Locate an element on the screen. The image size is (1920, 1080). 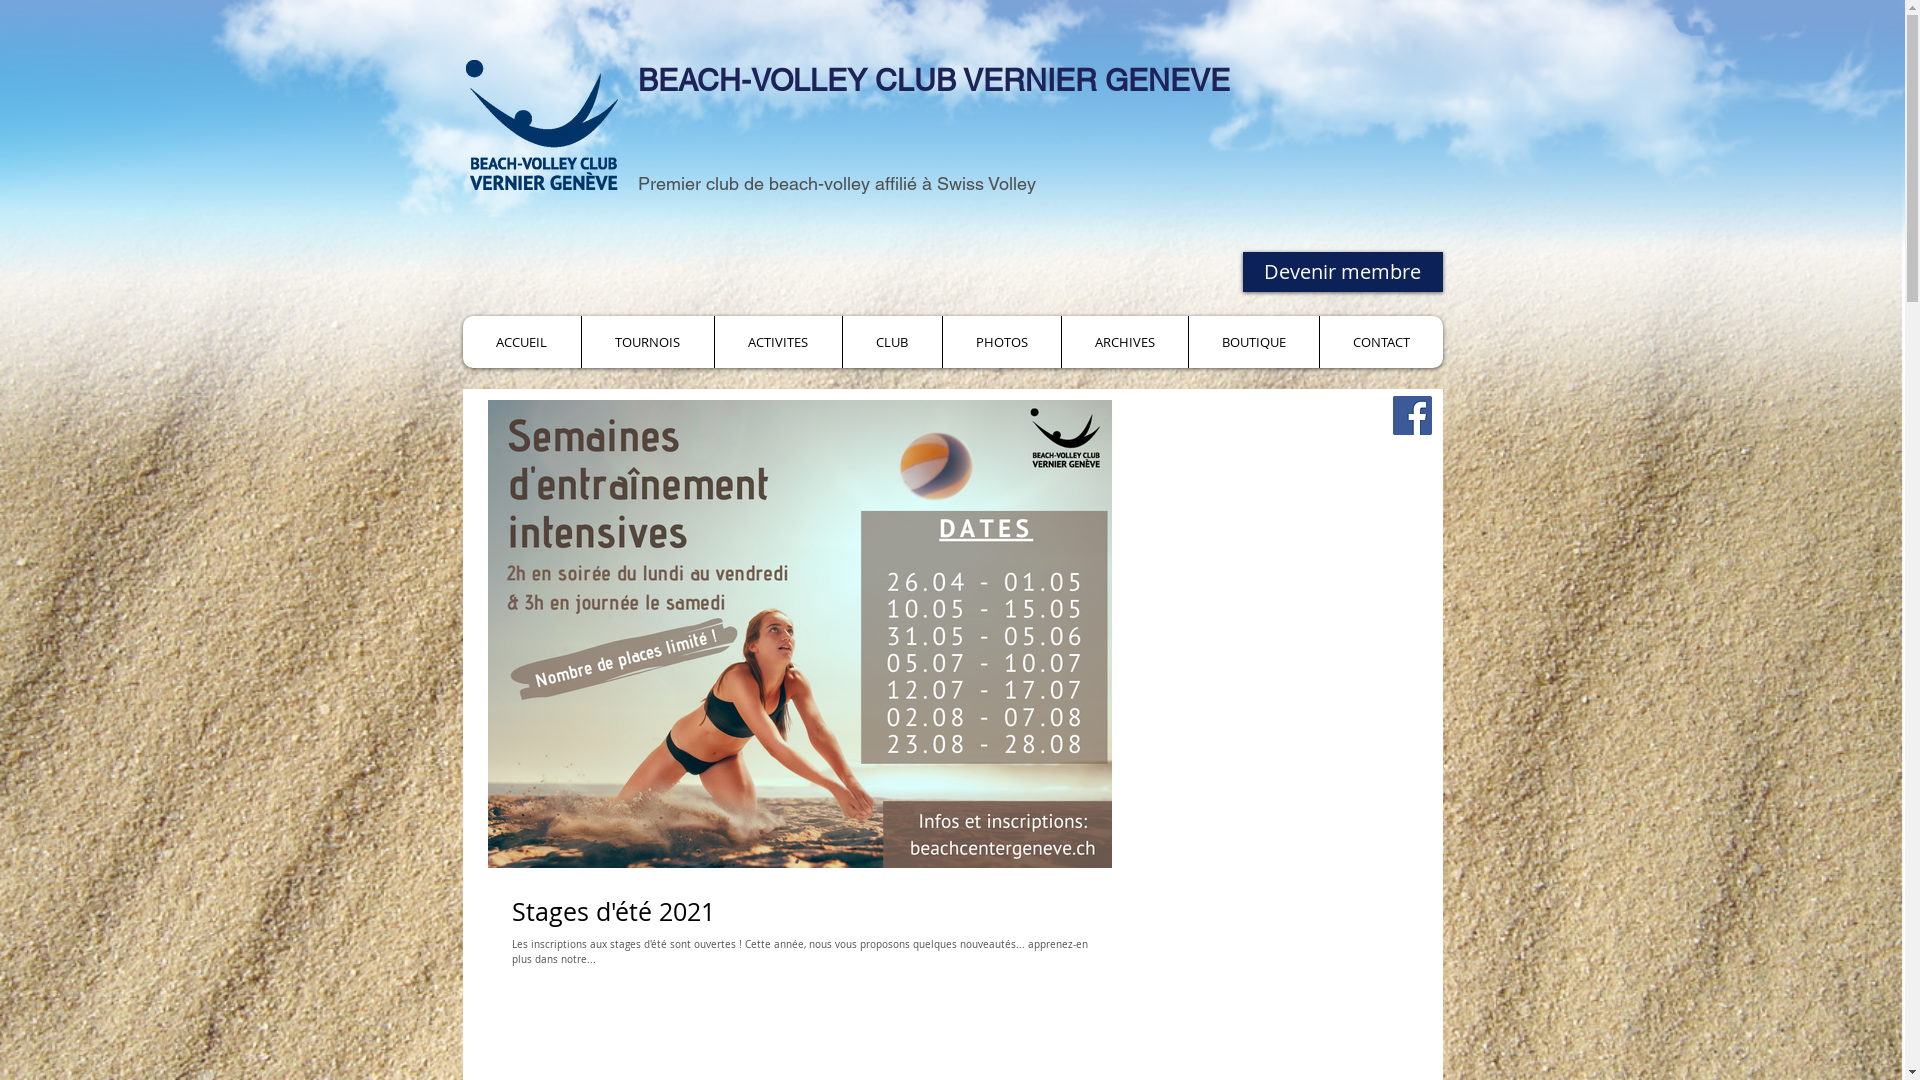
'BeachVolleyLogo_transparent_navy.png' is located at coordinates (541, 124).